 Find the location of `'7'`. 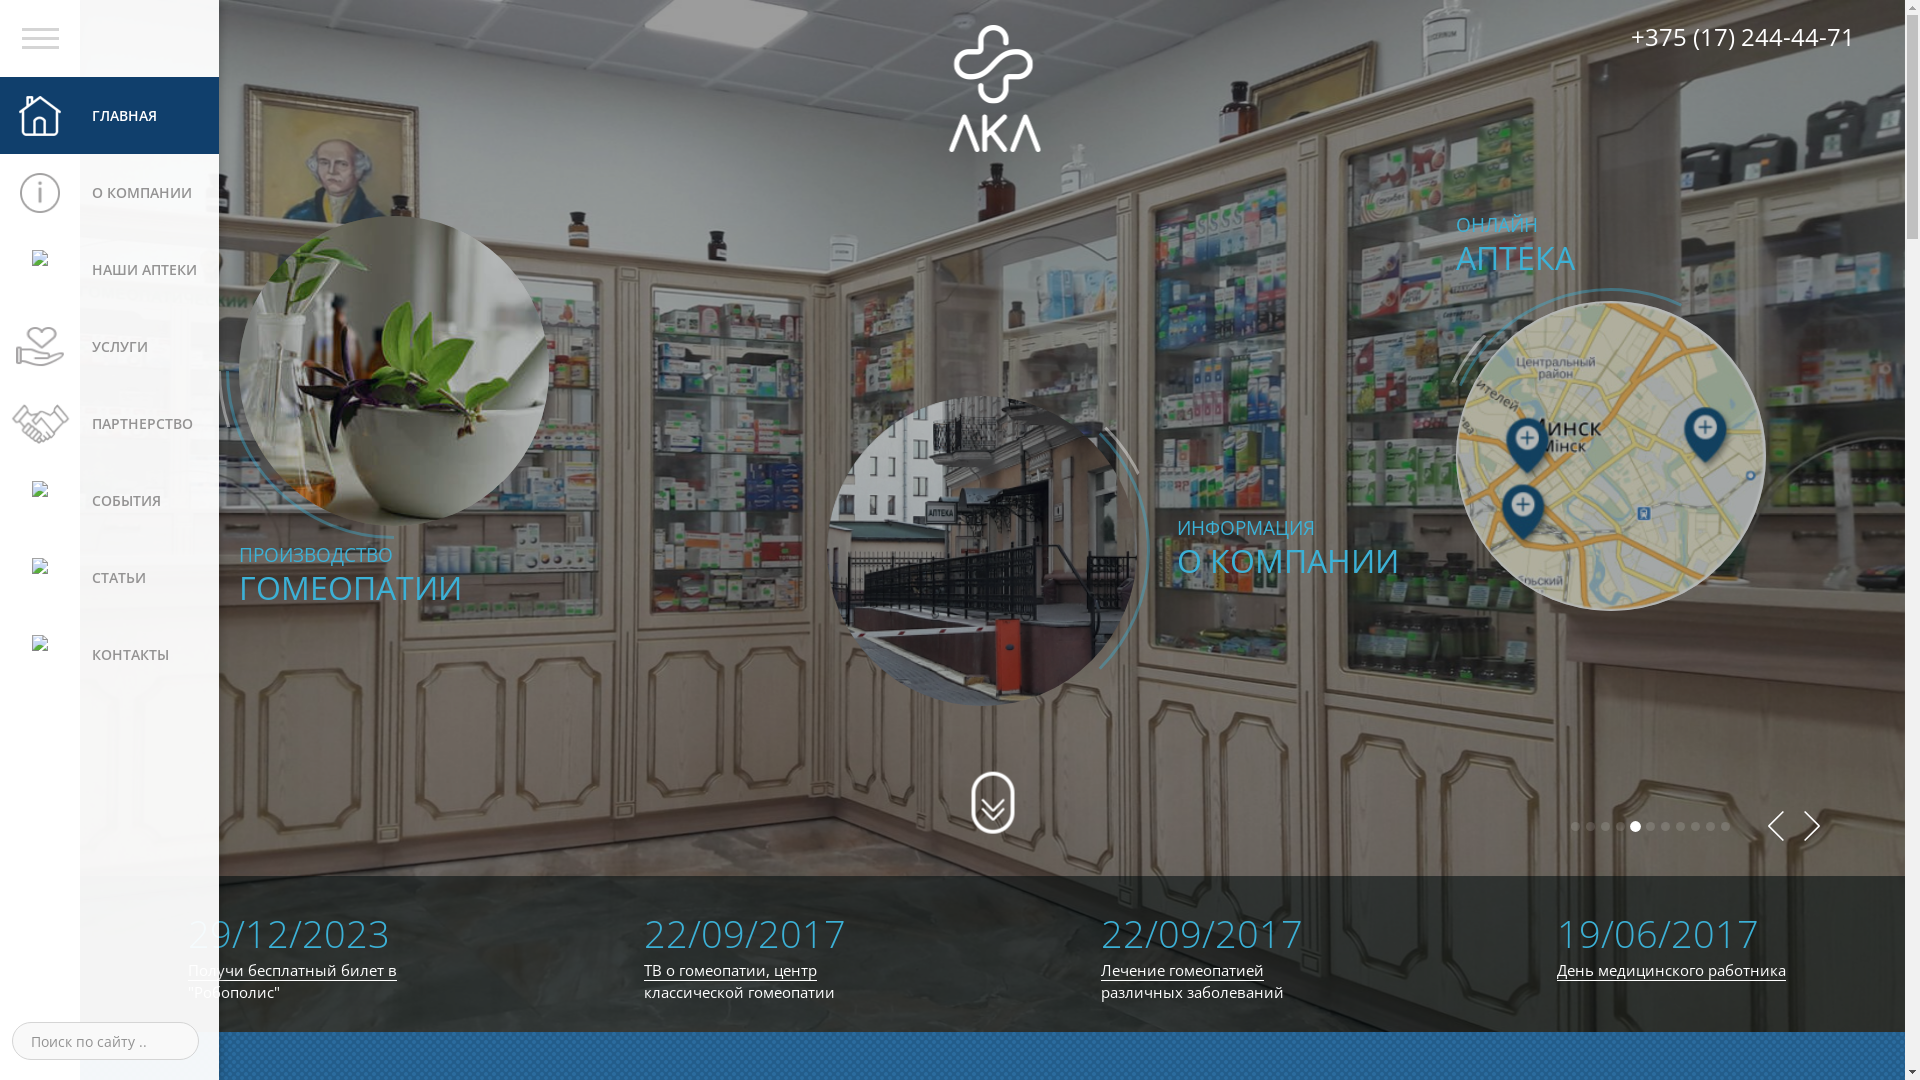

'7' is located at coordinates (1660, 826).